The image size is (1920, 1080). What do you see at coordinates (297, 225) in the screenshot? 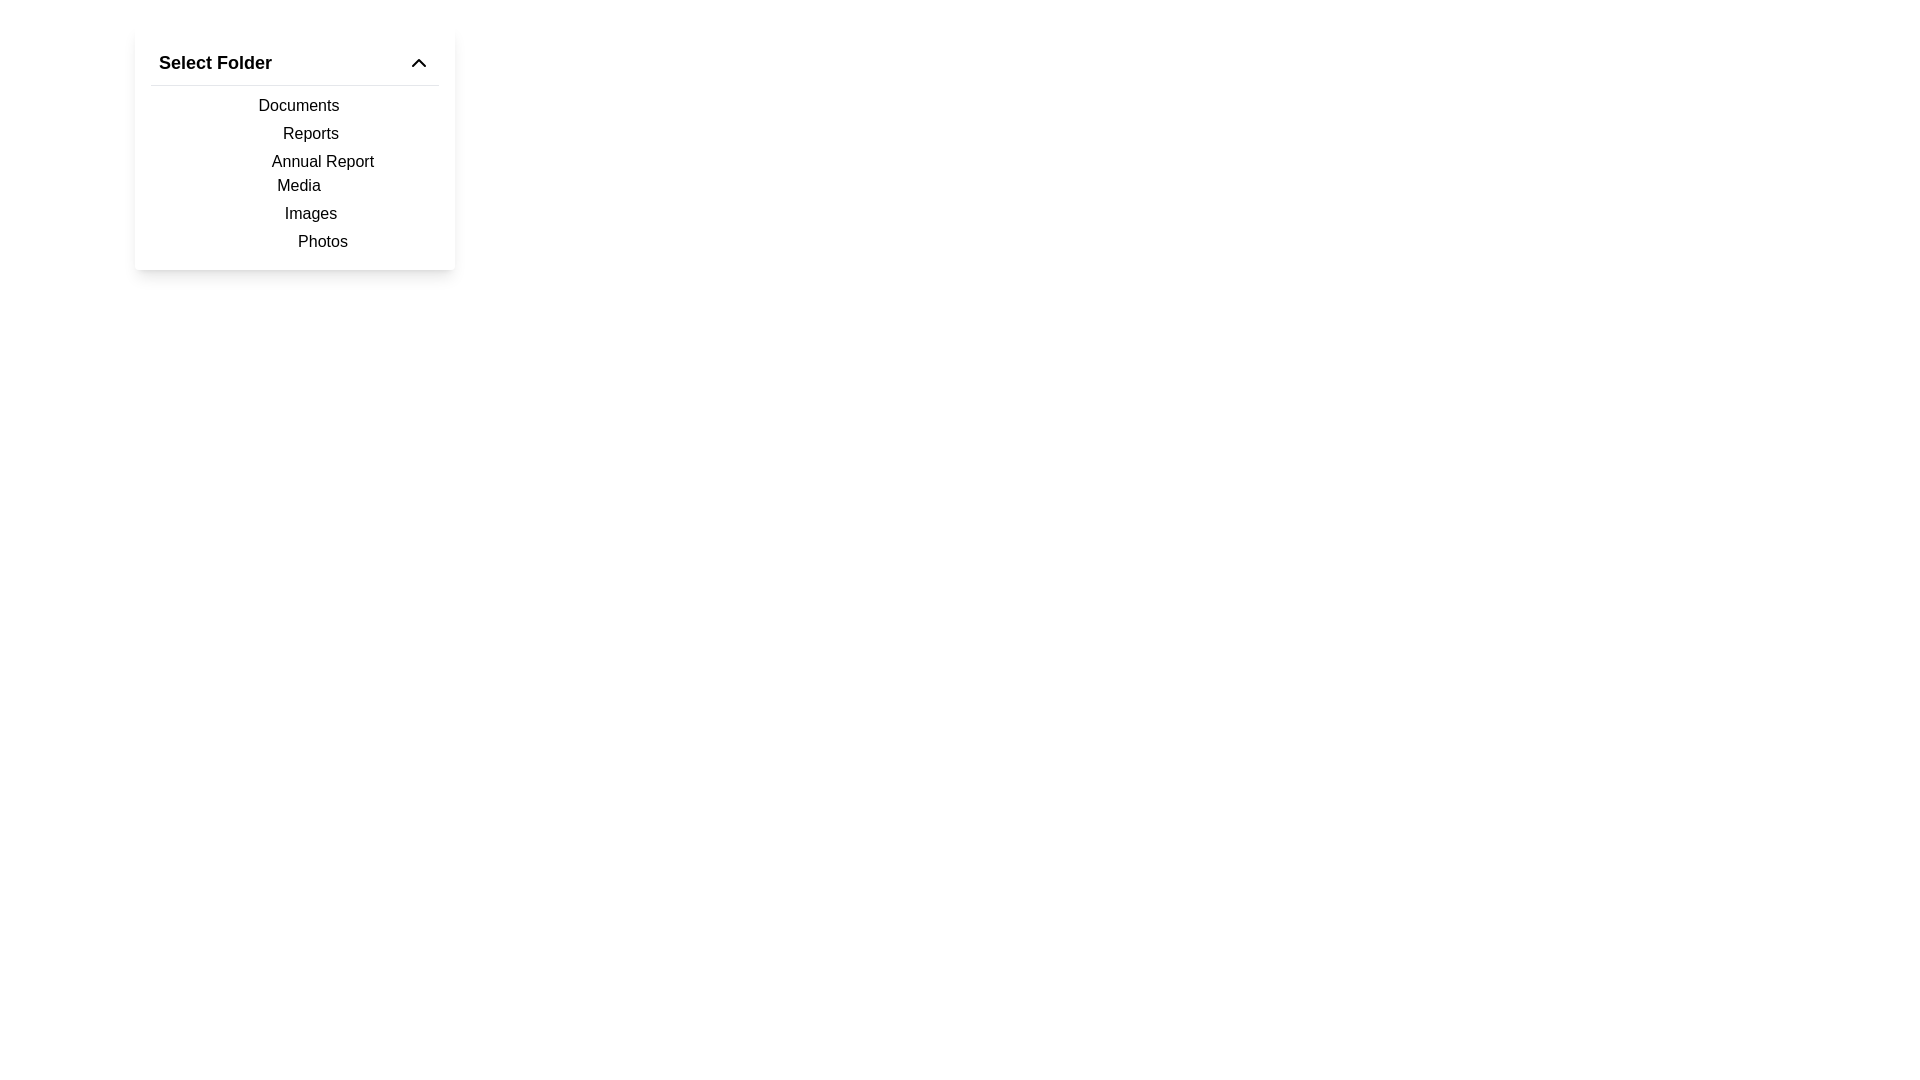
I see `the 'Images' navigation item in the dropdown menu` at bounding box center [297, 225].